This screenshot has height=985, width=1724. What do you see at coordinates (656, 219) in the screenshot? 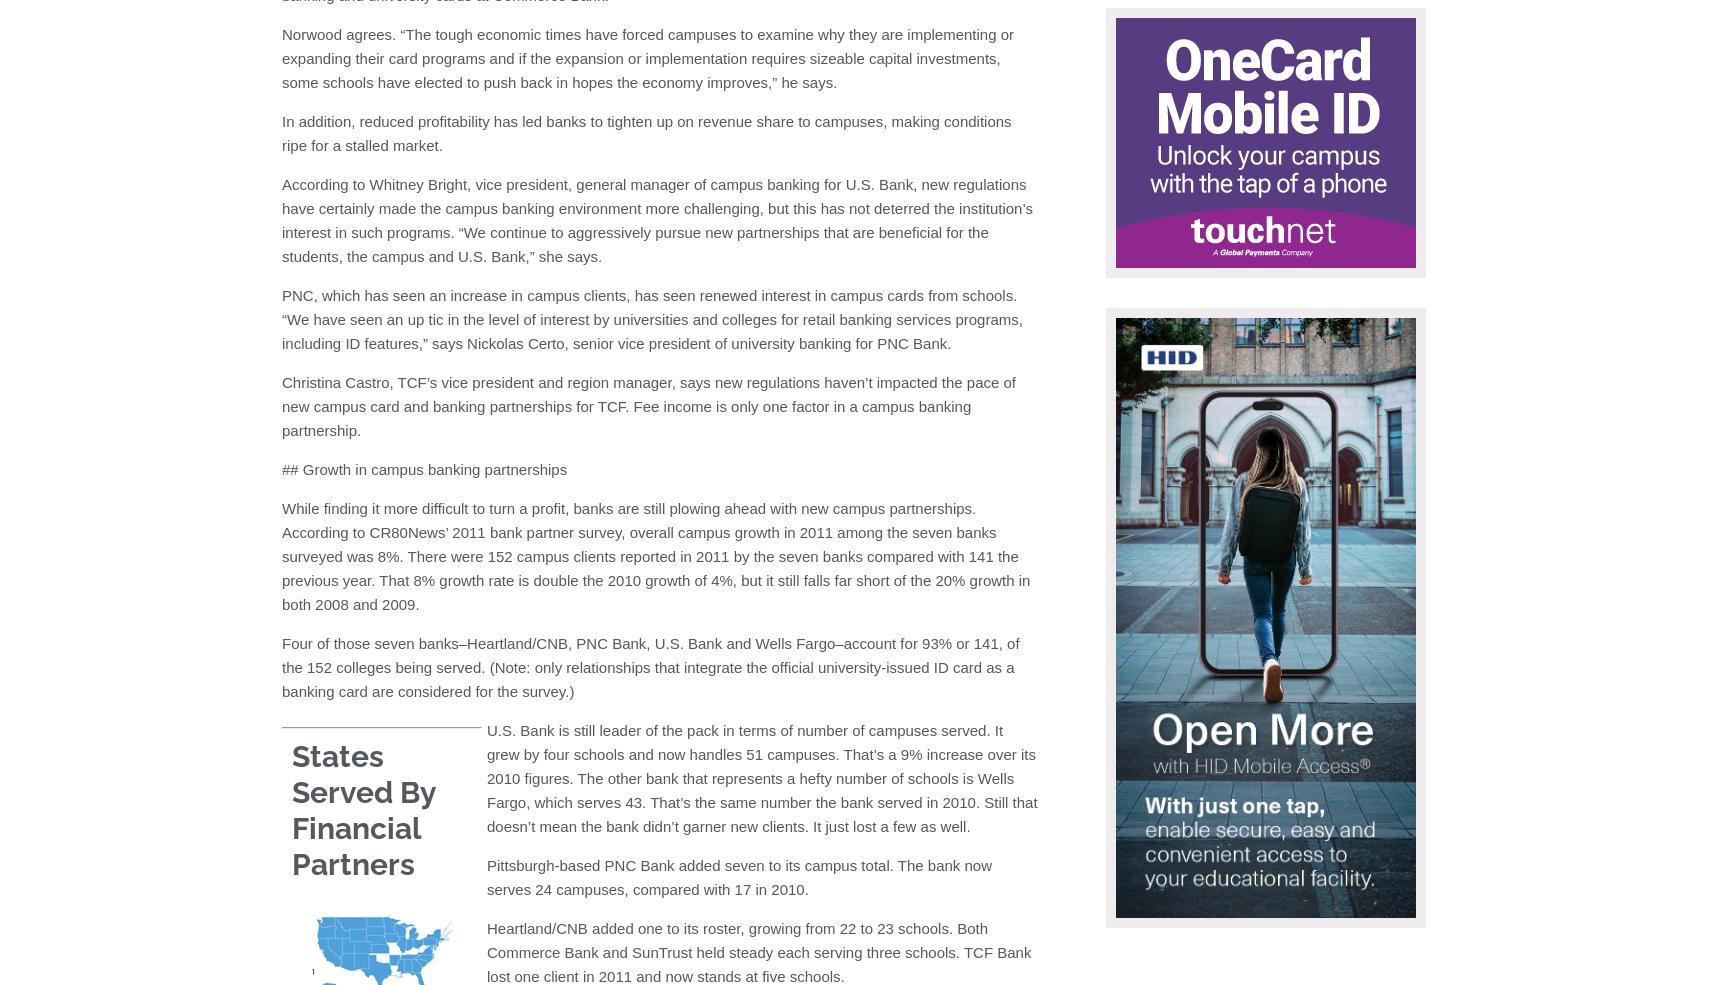
I see `'According to Whitney Bright, vice president, general manager of campus banking for U.S. Bank, new regulations have certainly made the campus banking environment more challenging, but this has not deterred the institution’s interest in such programs. “We continue to aggressively pursue new partnerships that are beneficial for the students, the campus and U.S. Bank,” she says.'` at bounding box center [656, 219].